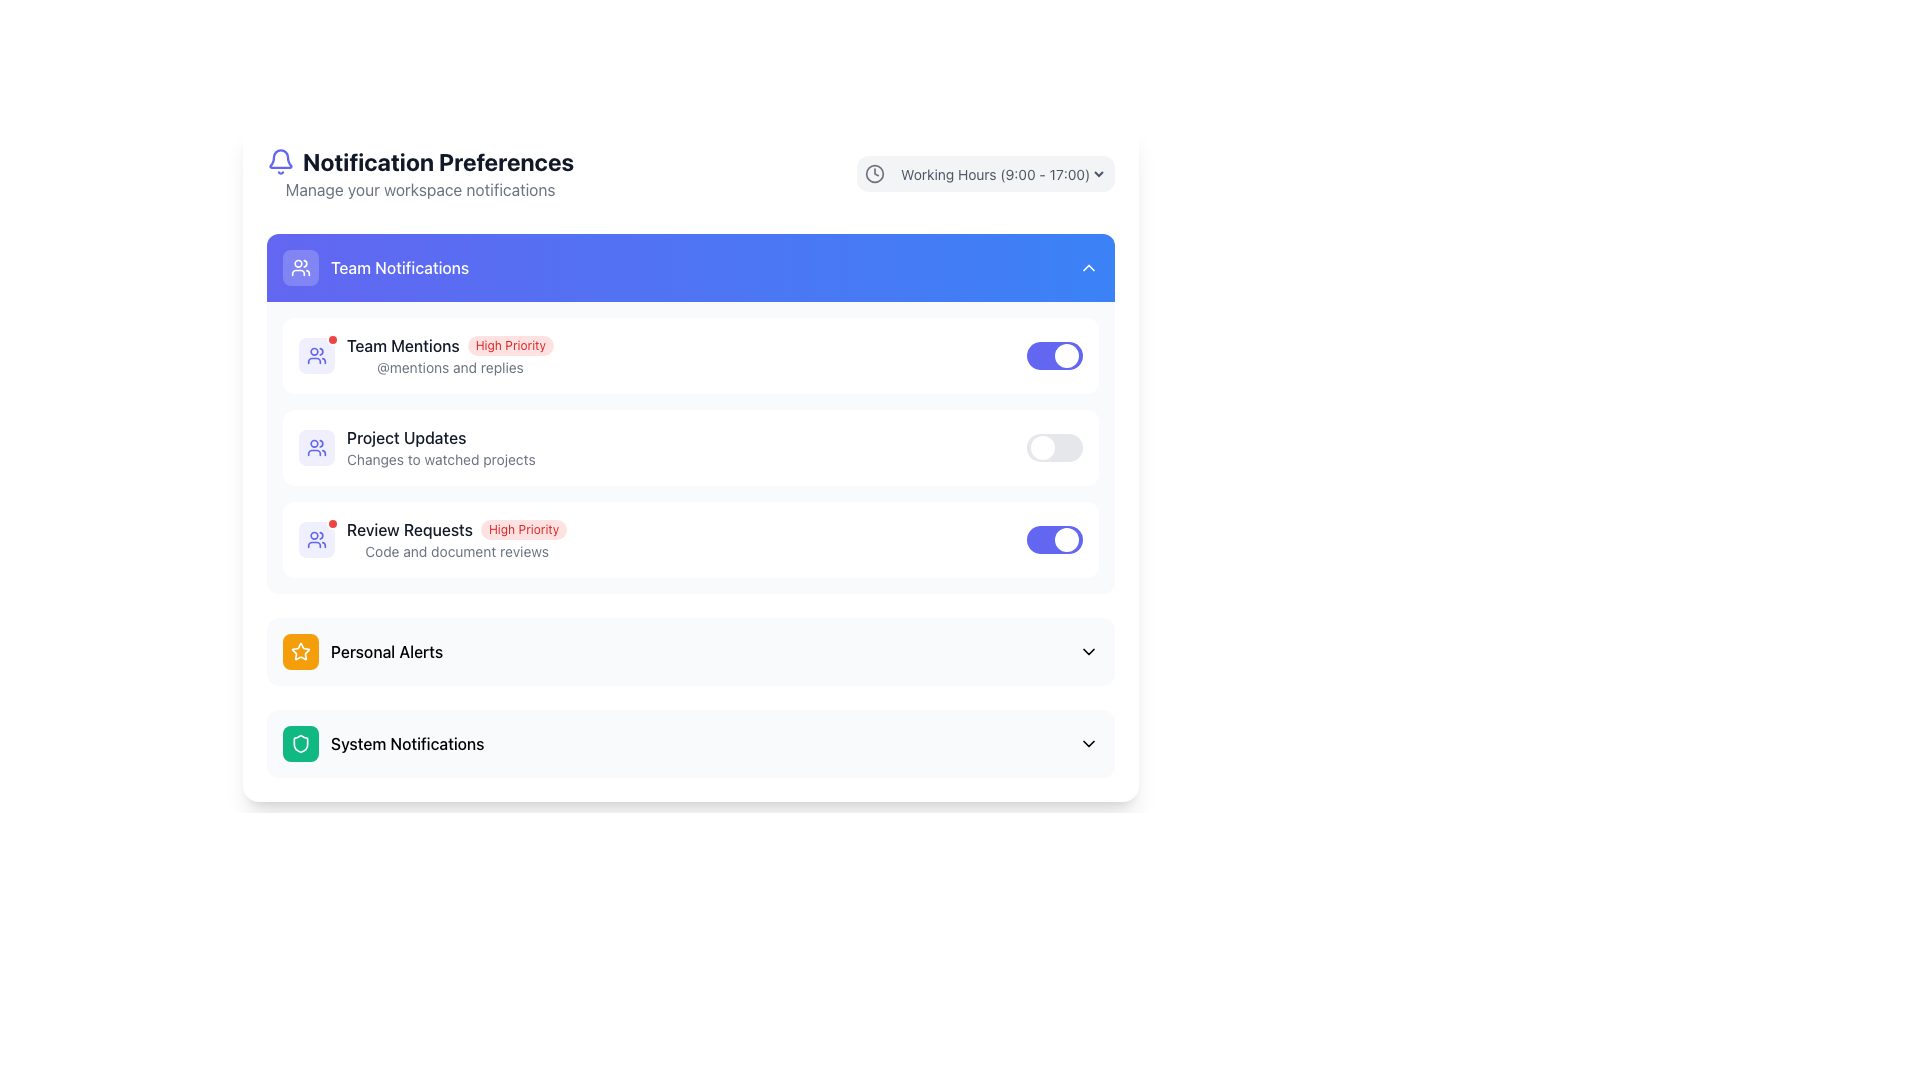 Image resolution: width=1920 pixels, height=1080 pixels. Describe the element at coordinates (332, 338) in the screenshot. I see `the status indicator located at the top-right corner of the Team Notifications group in the Team Mentions section` at that location.